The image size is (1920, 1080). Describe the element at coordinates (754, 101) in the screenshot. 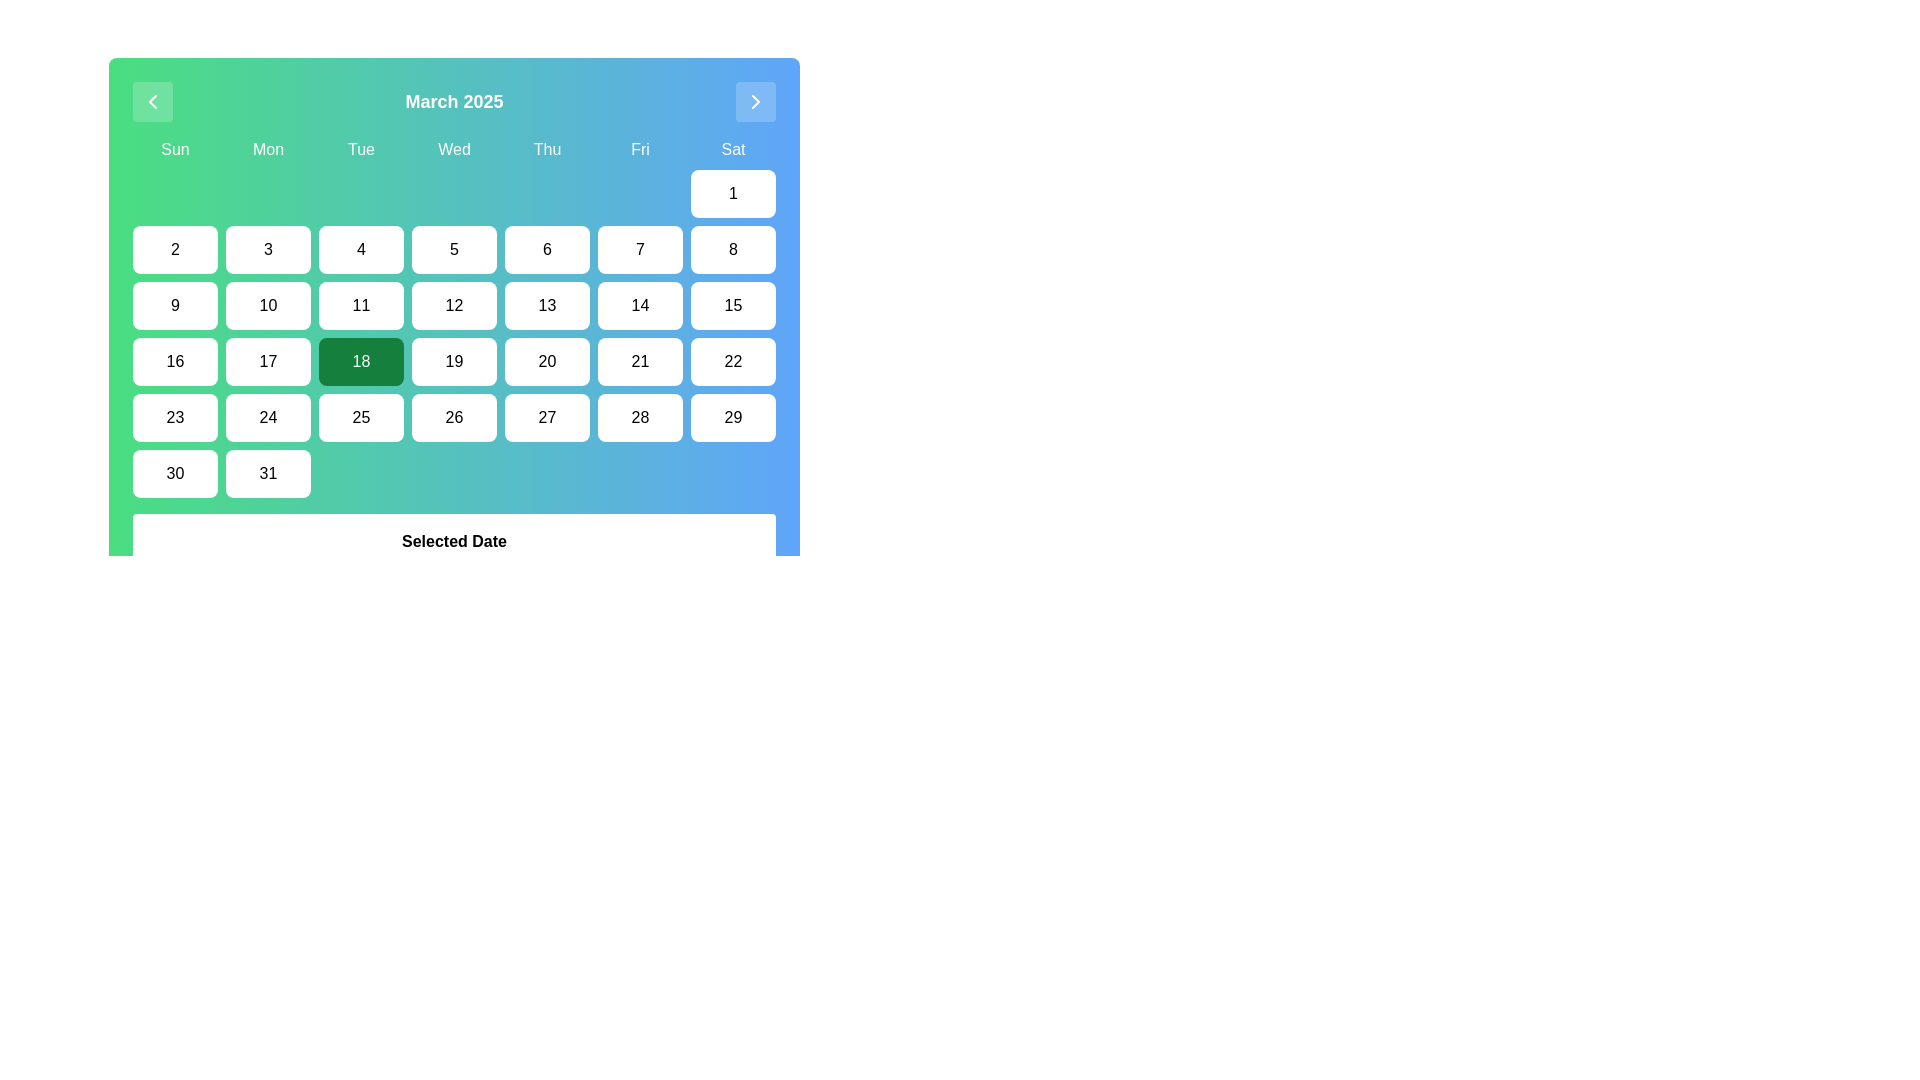

I see `the right-facing chevron icon button, which is a minimalist design in white on a small blue square, located near the top-right corner of the calendar navigation interface` at that location.